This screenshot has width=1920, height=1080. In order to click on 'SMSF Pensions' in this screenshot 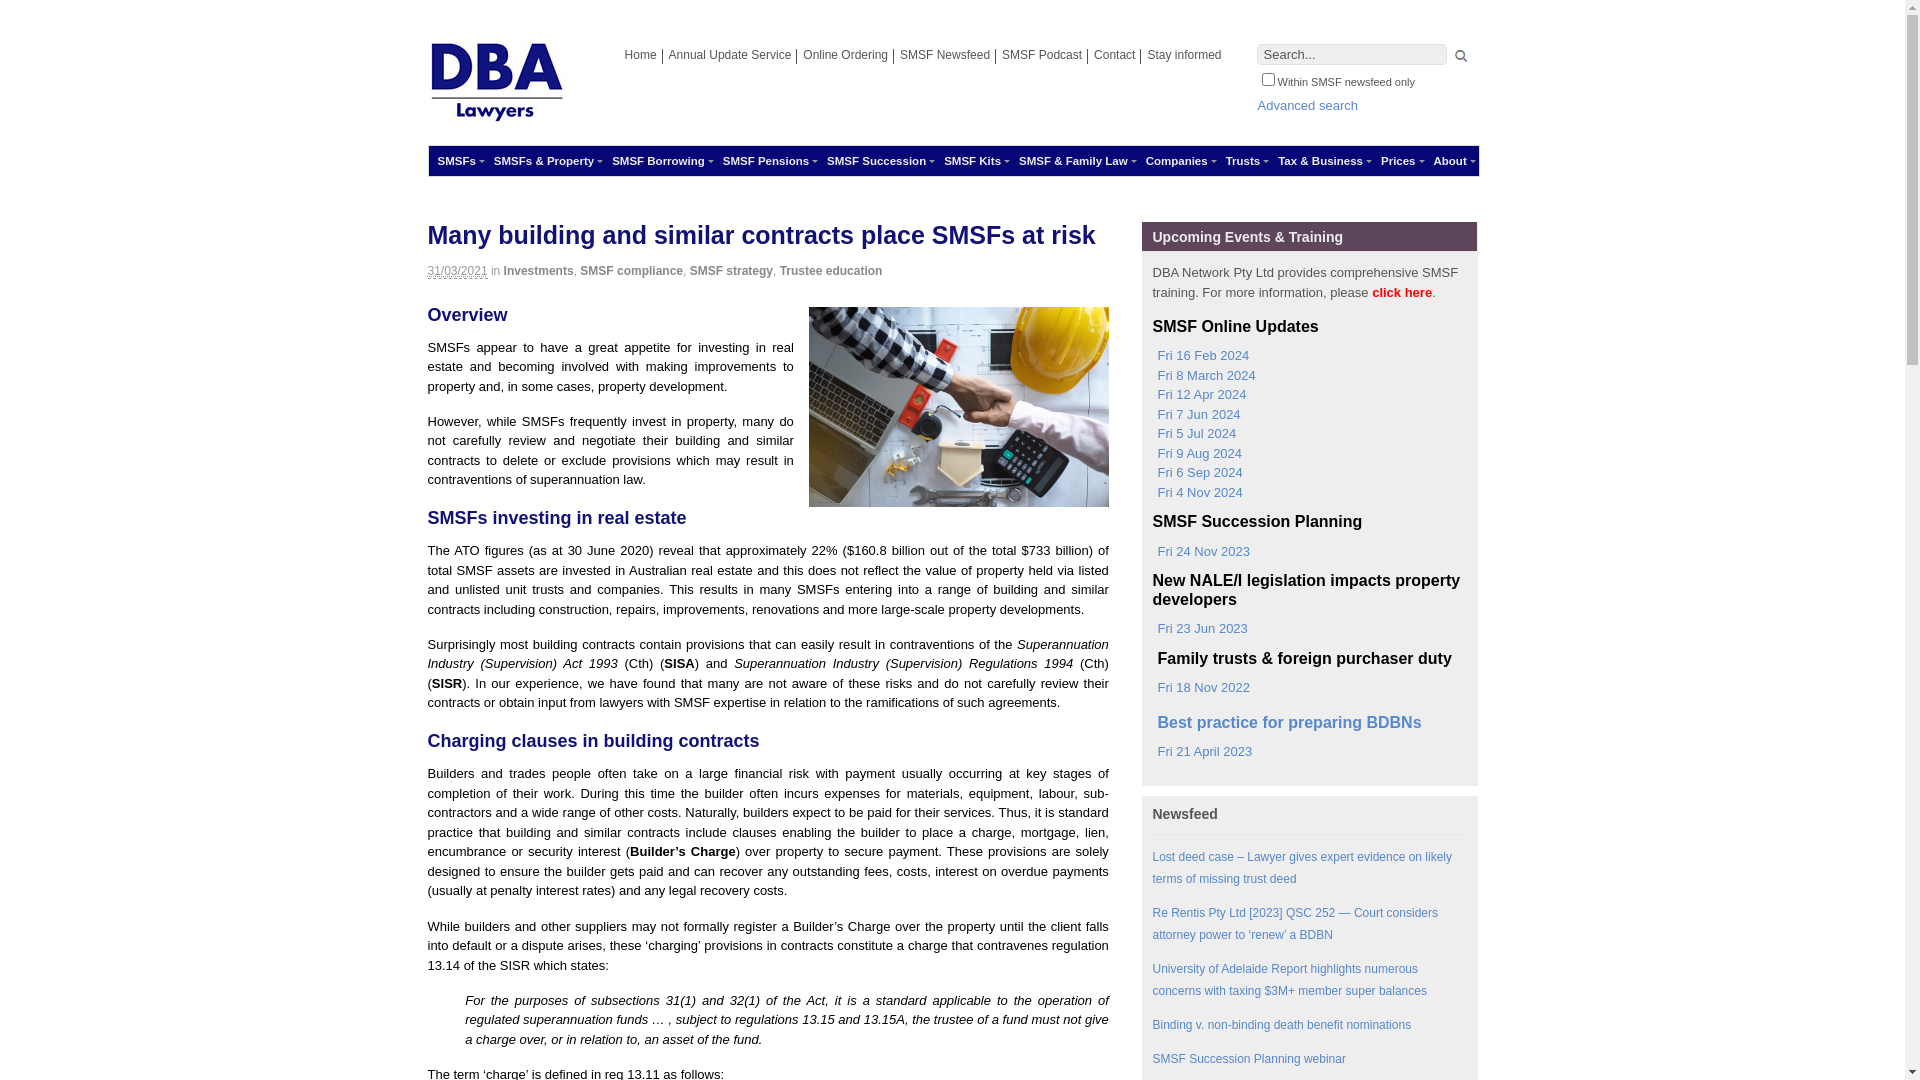, I will do `click(765, 160)`.